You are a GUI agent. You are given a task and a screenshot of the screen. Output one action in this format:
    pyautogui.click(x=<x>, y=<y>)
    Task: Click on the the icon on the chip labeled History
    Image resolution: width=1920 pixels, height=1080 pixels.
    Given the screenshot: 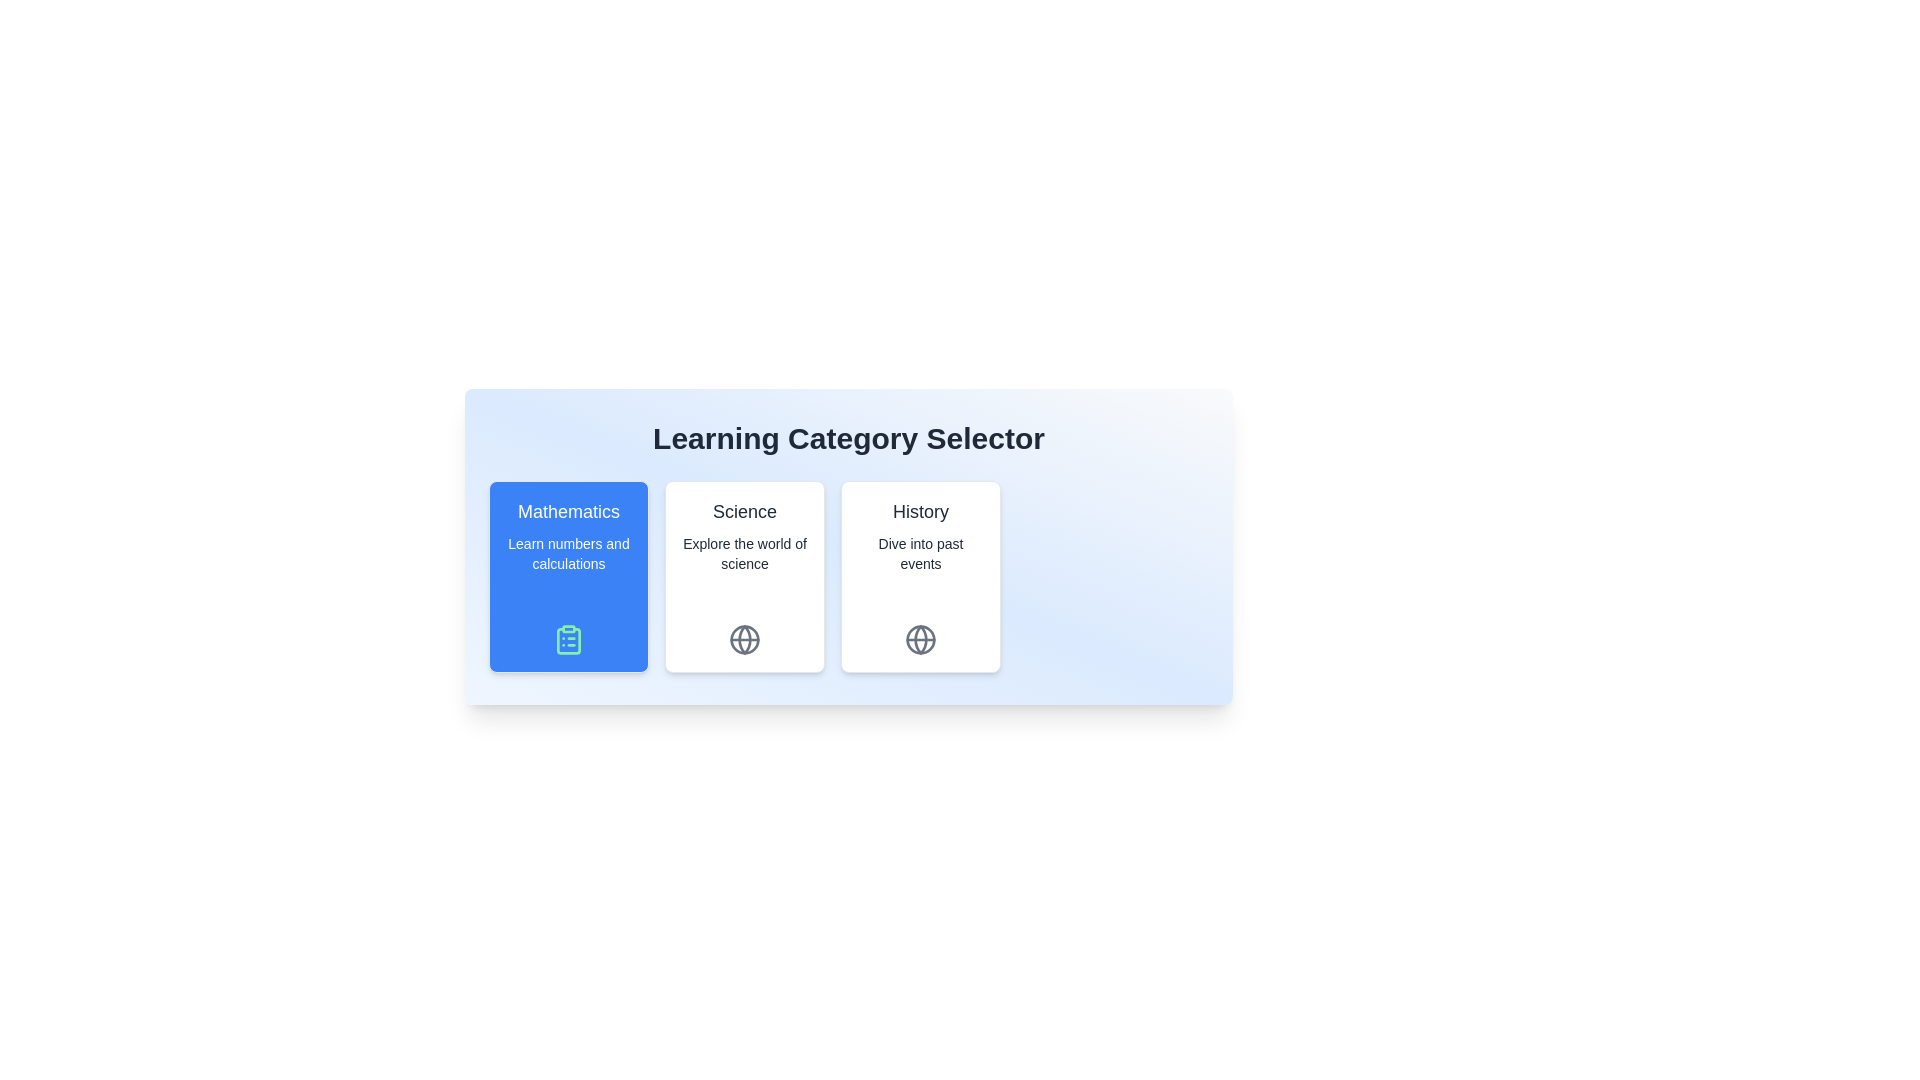 What is the action you would take?
    pyautogui.click(x=920, y=640)
    